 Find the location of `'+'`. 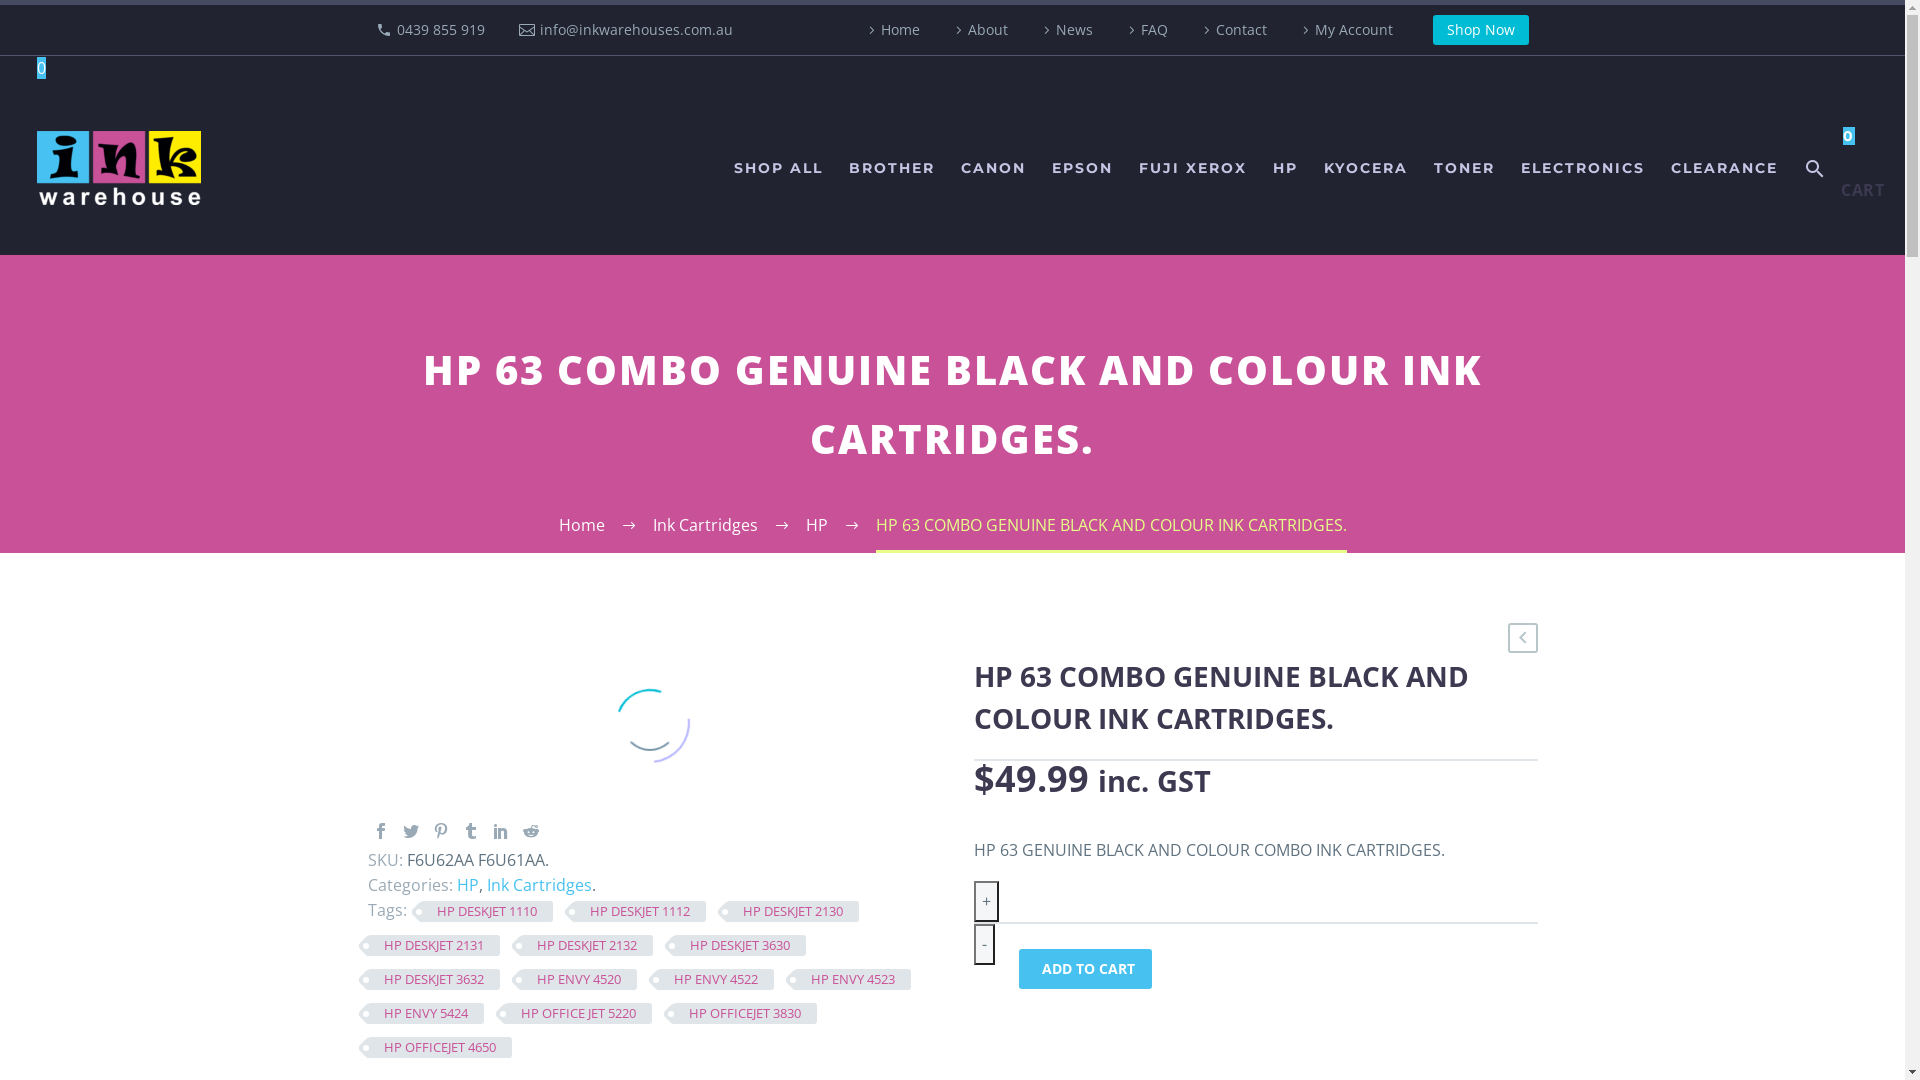

'+' is located at coordinates (986, 901).